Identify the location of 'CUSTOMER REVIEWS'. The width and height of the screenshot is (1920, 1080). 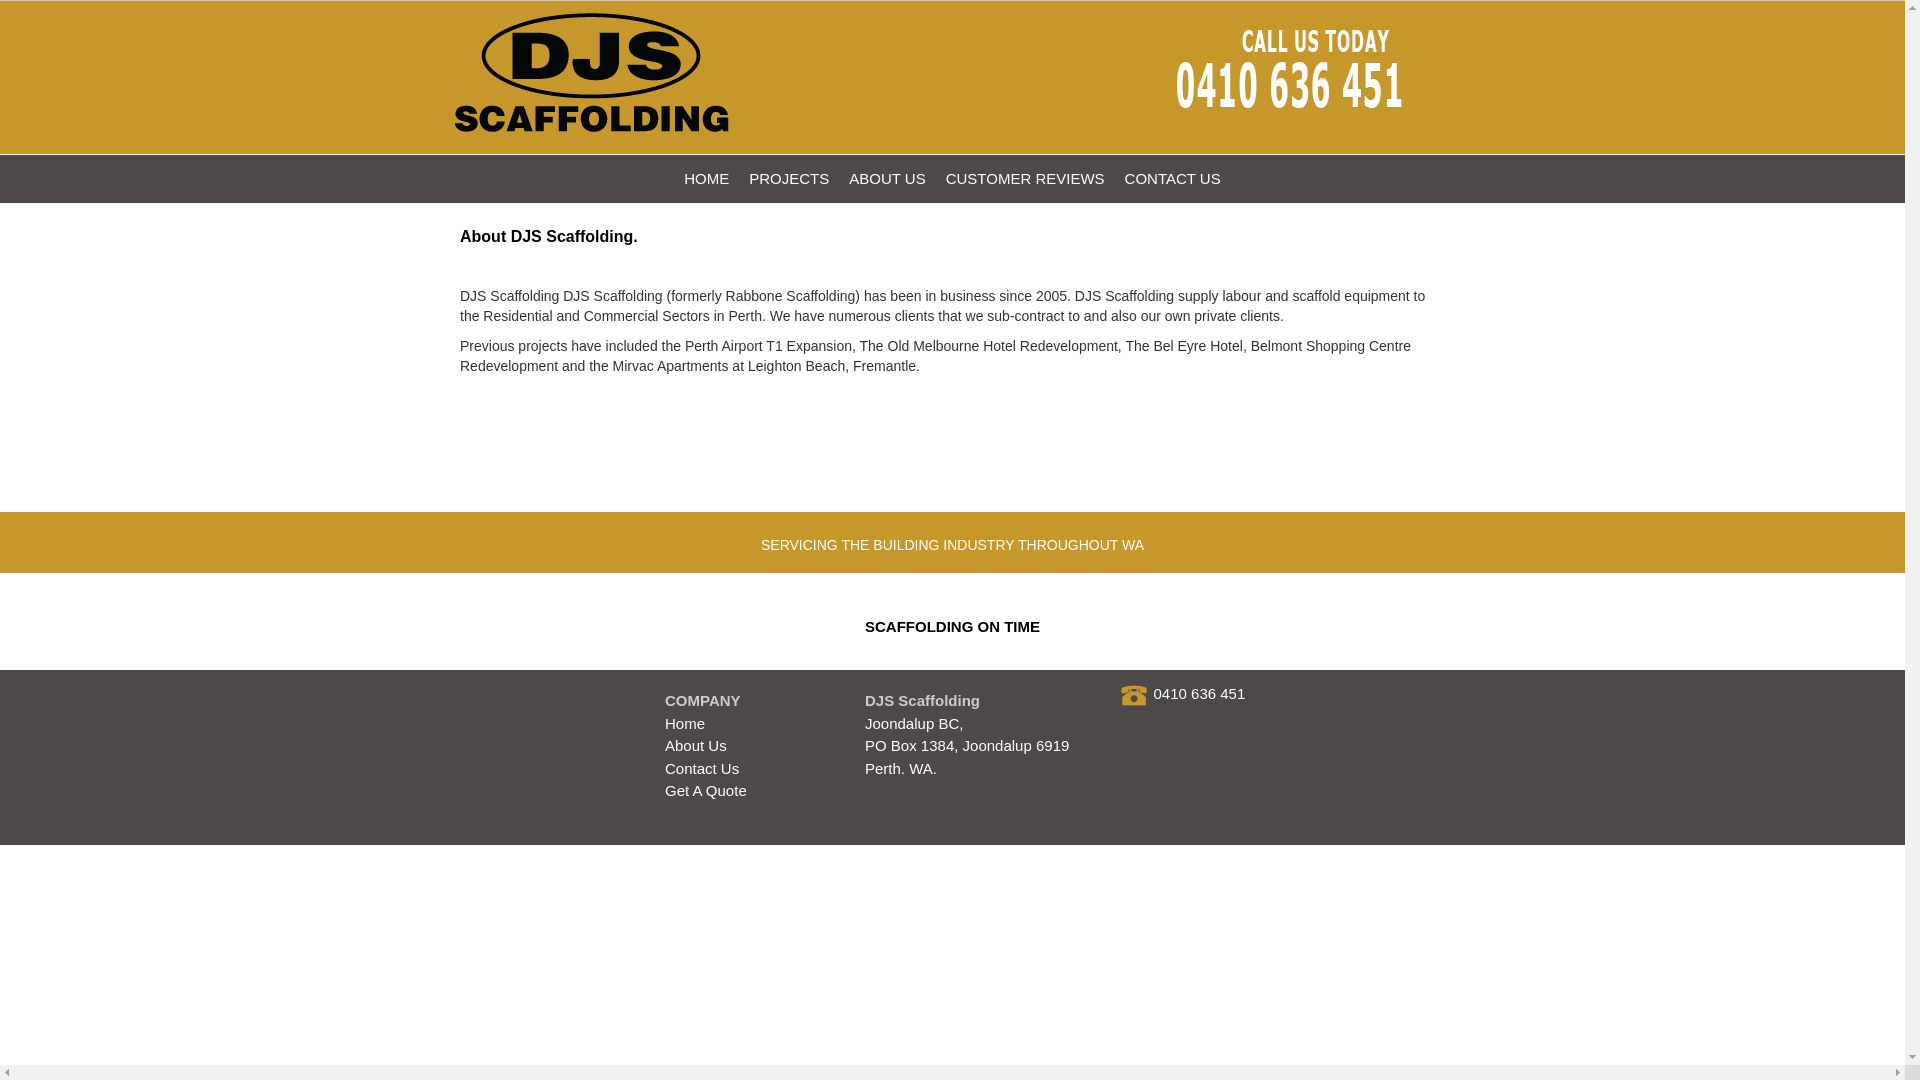
(1025, 177).